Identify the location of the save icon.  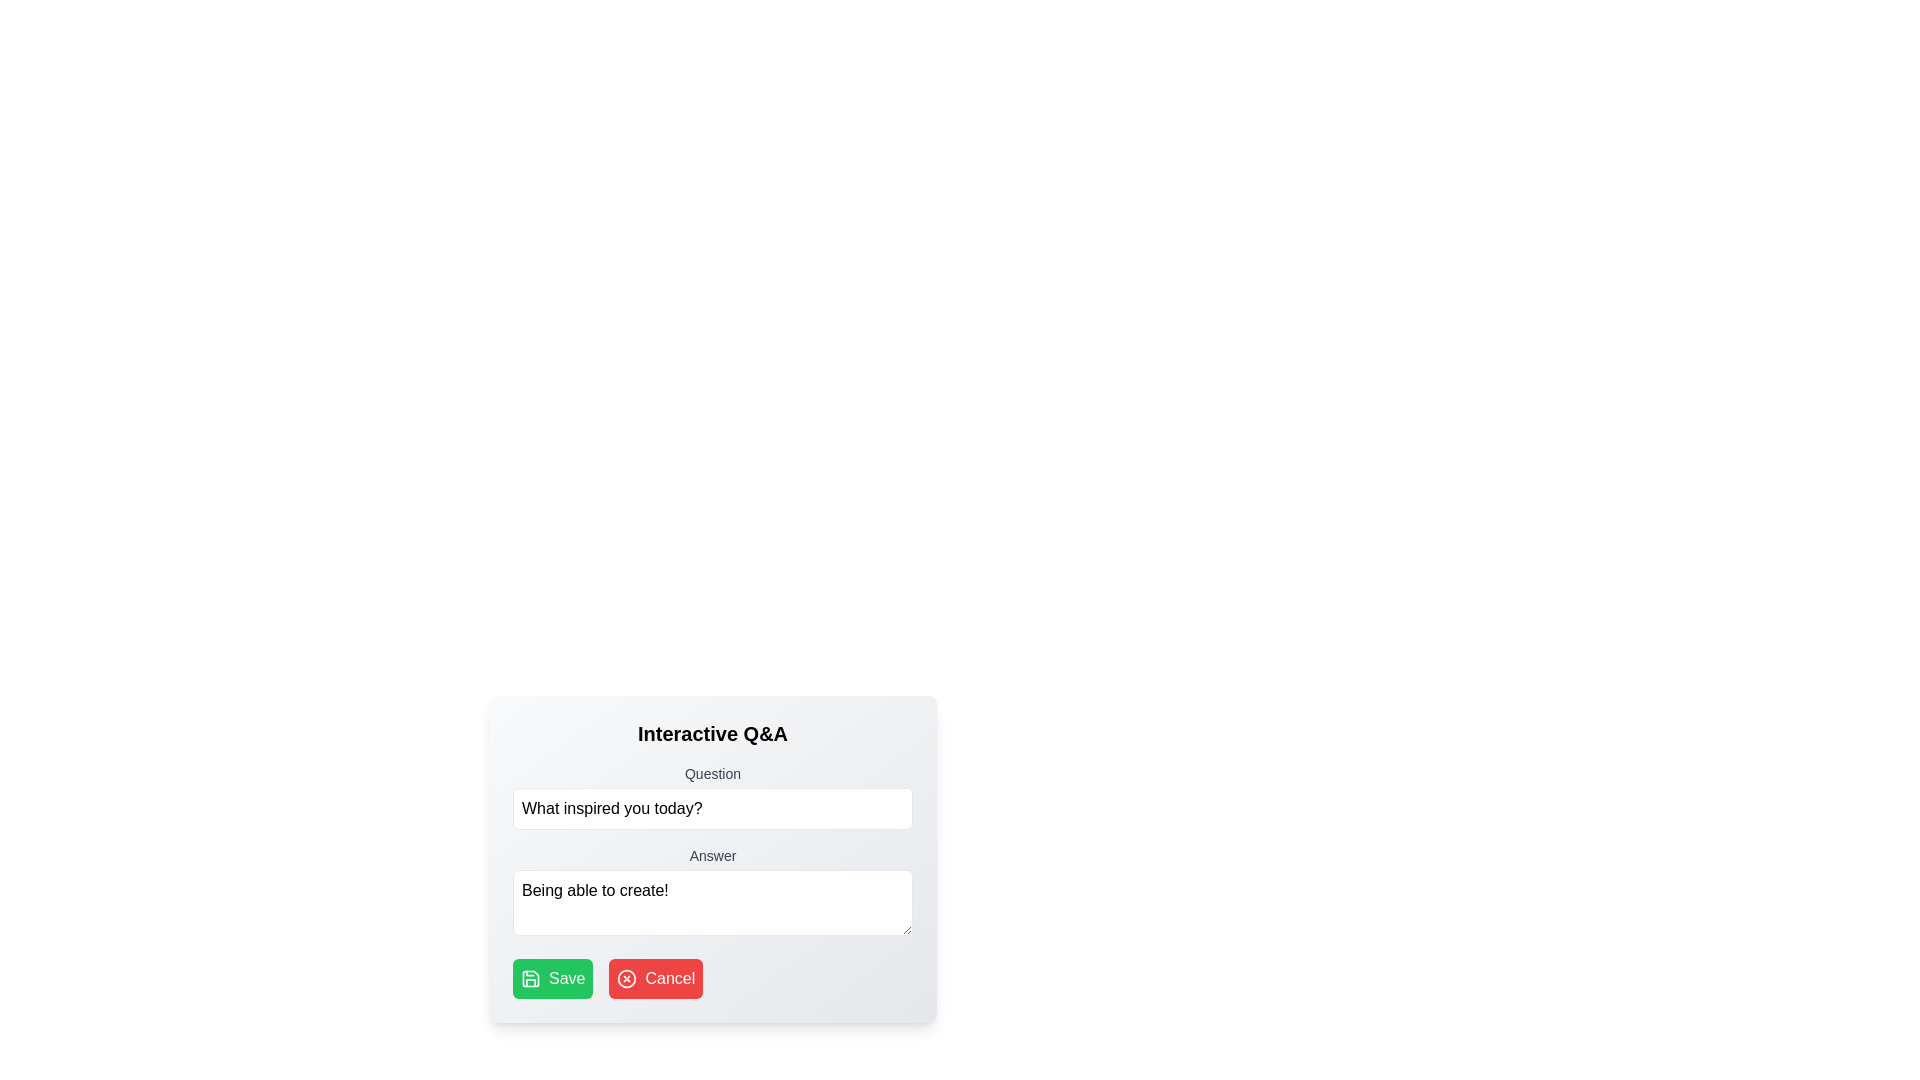
(531, 978).